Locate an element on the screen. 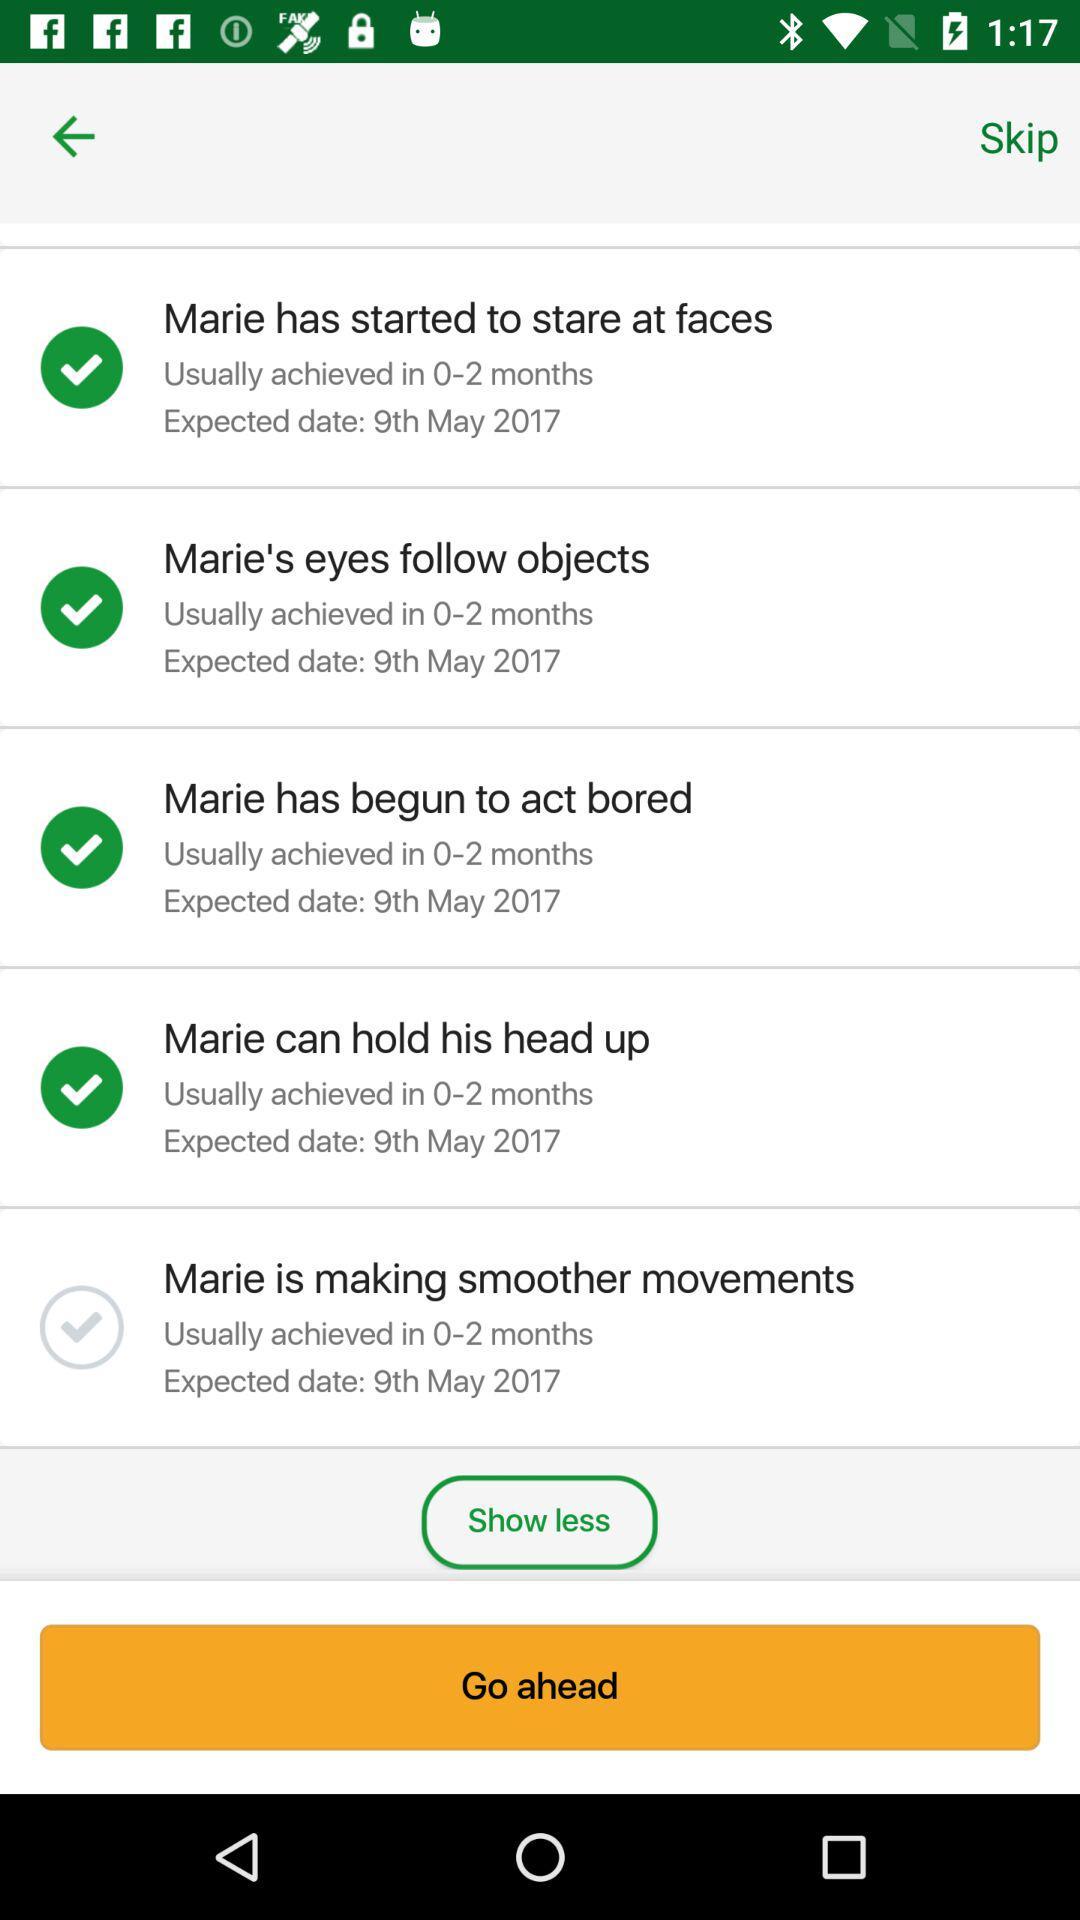 The width and height of the screenshot is (1080, 1920). chose whether marie can hold her head up is located at coordinates (101, 1086).